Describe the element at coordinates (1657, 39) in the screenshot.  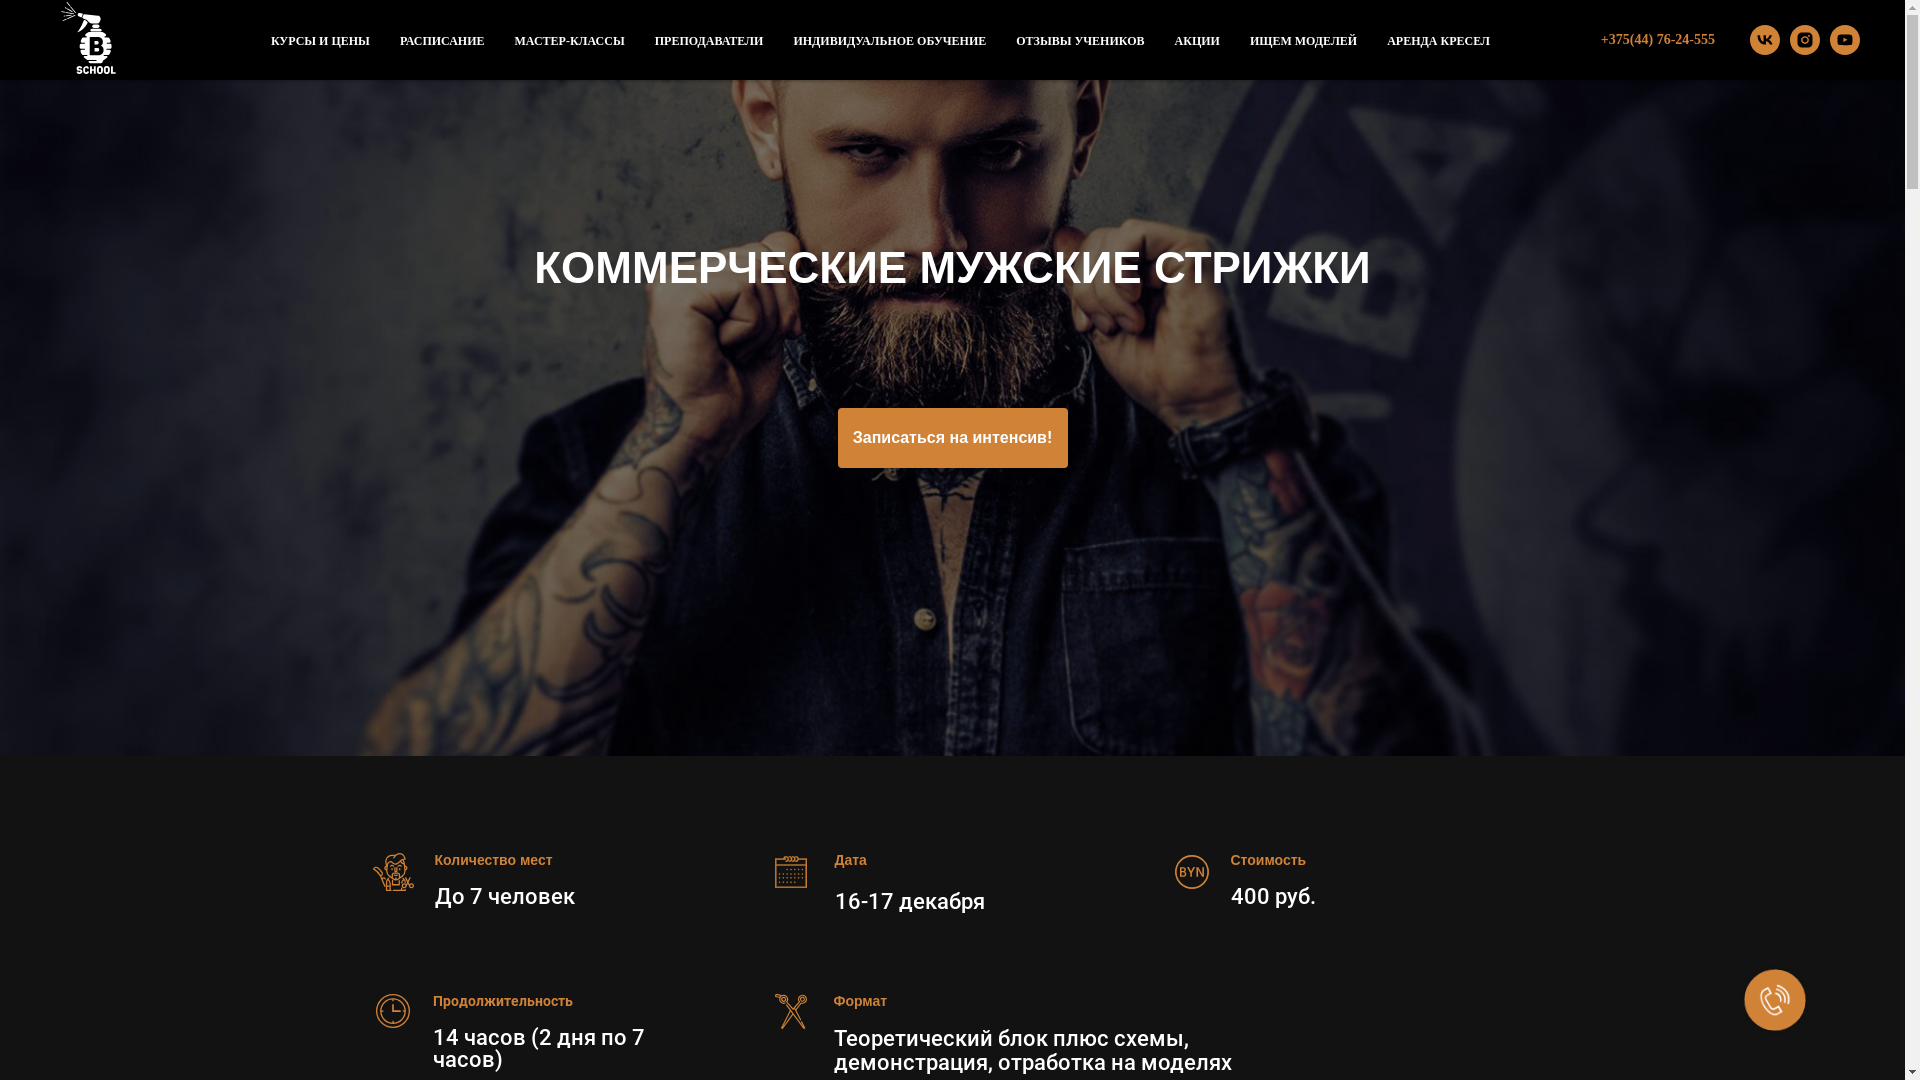
I see `'+375(44) 76-24-555'` at that location.